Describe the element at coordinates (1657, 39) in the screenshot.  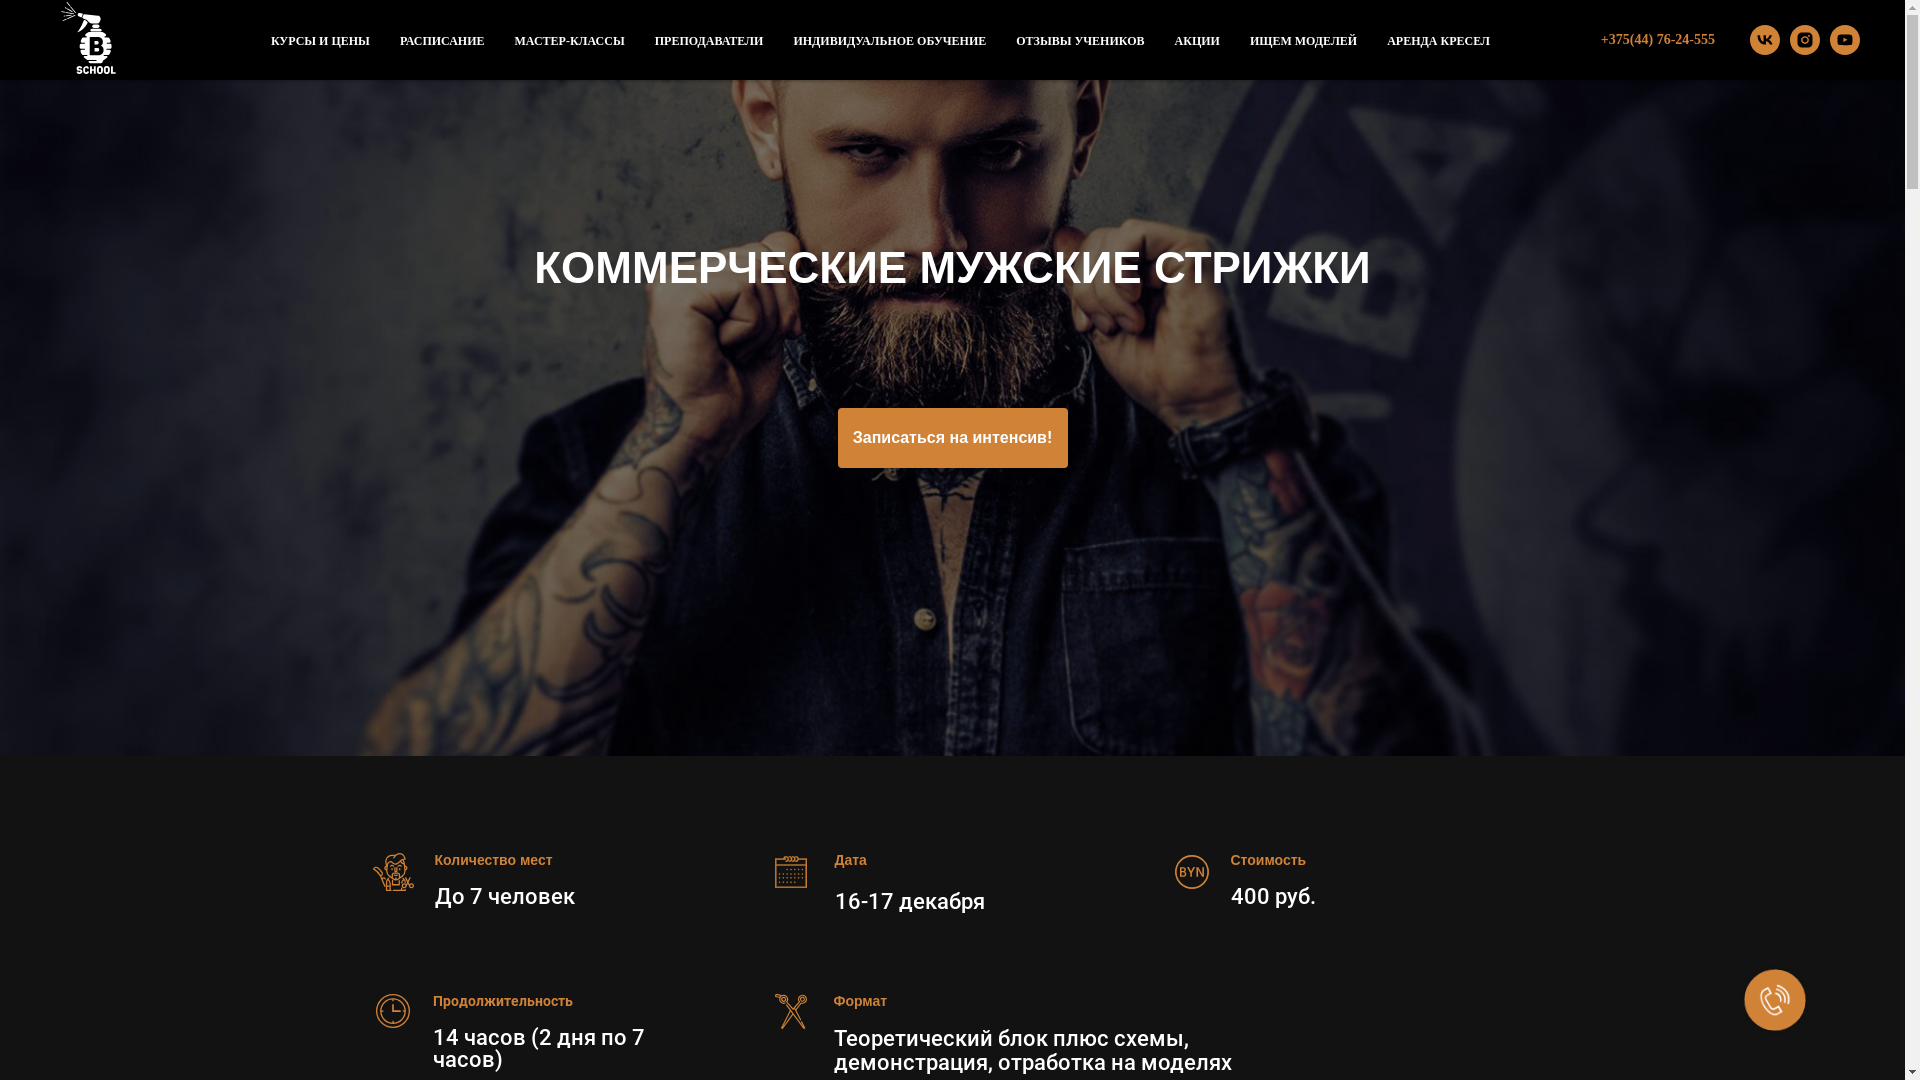
I see `'+375(44) 76-24-555'` at that location.